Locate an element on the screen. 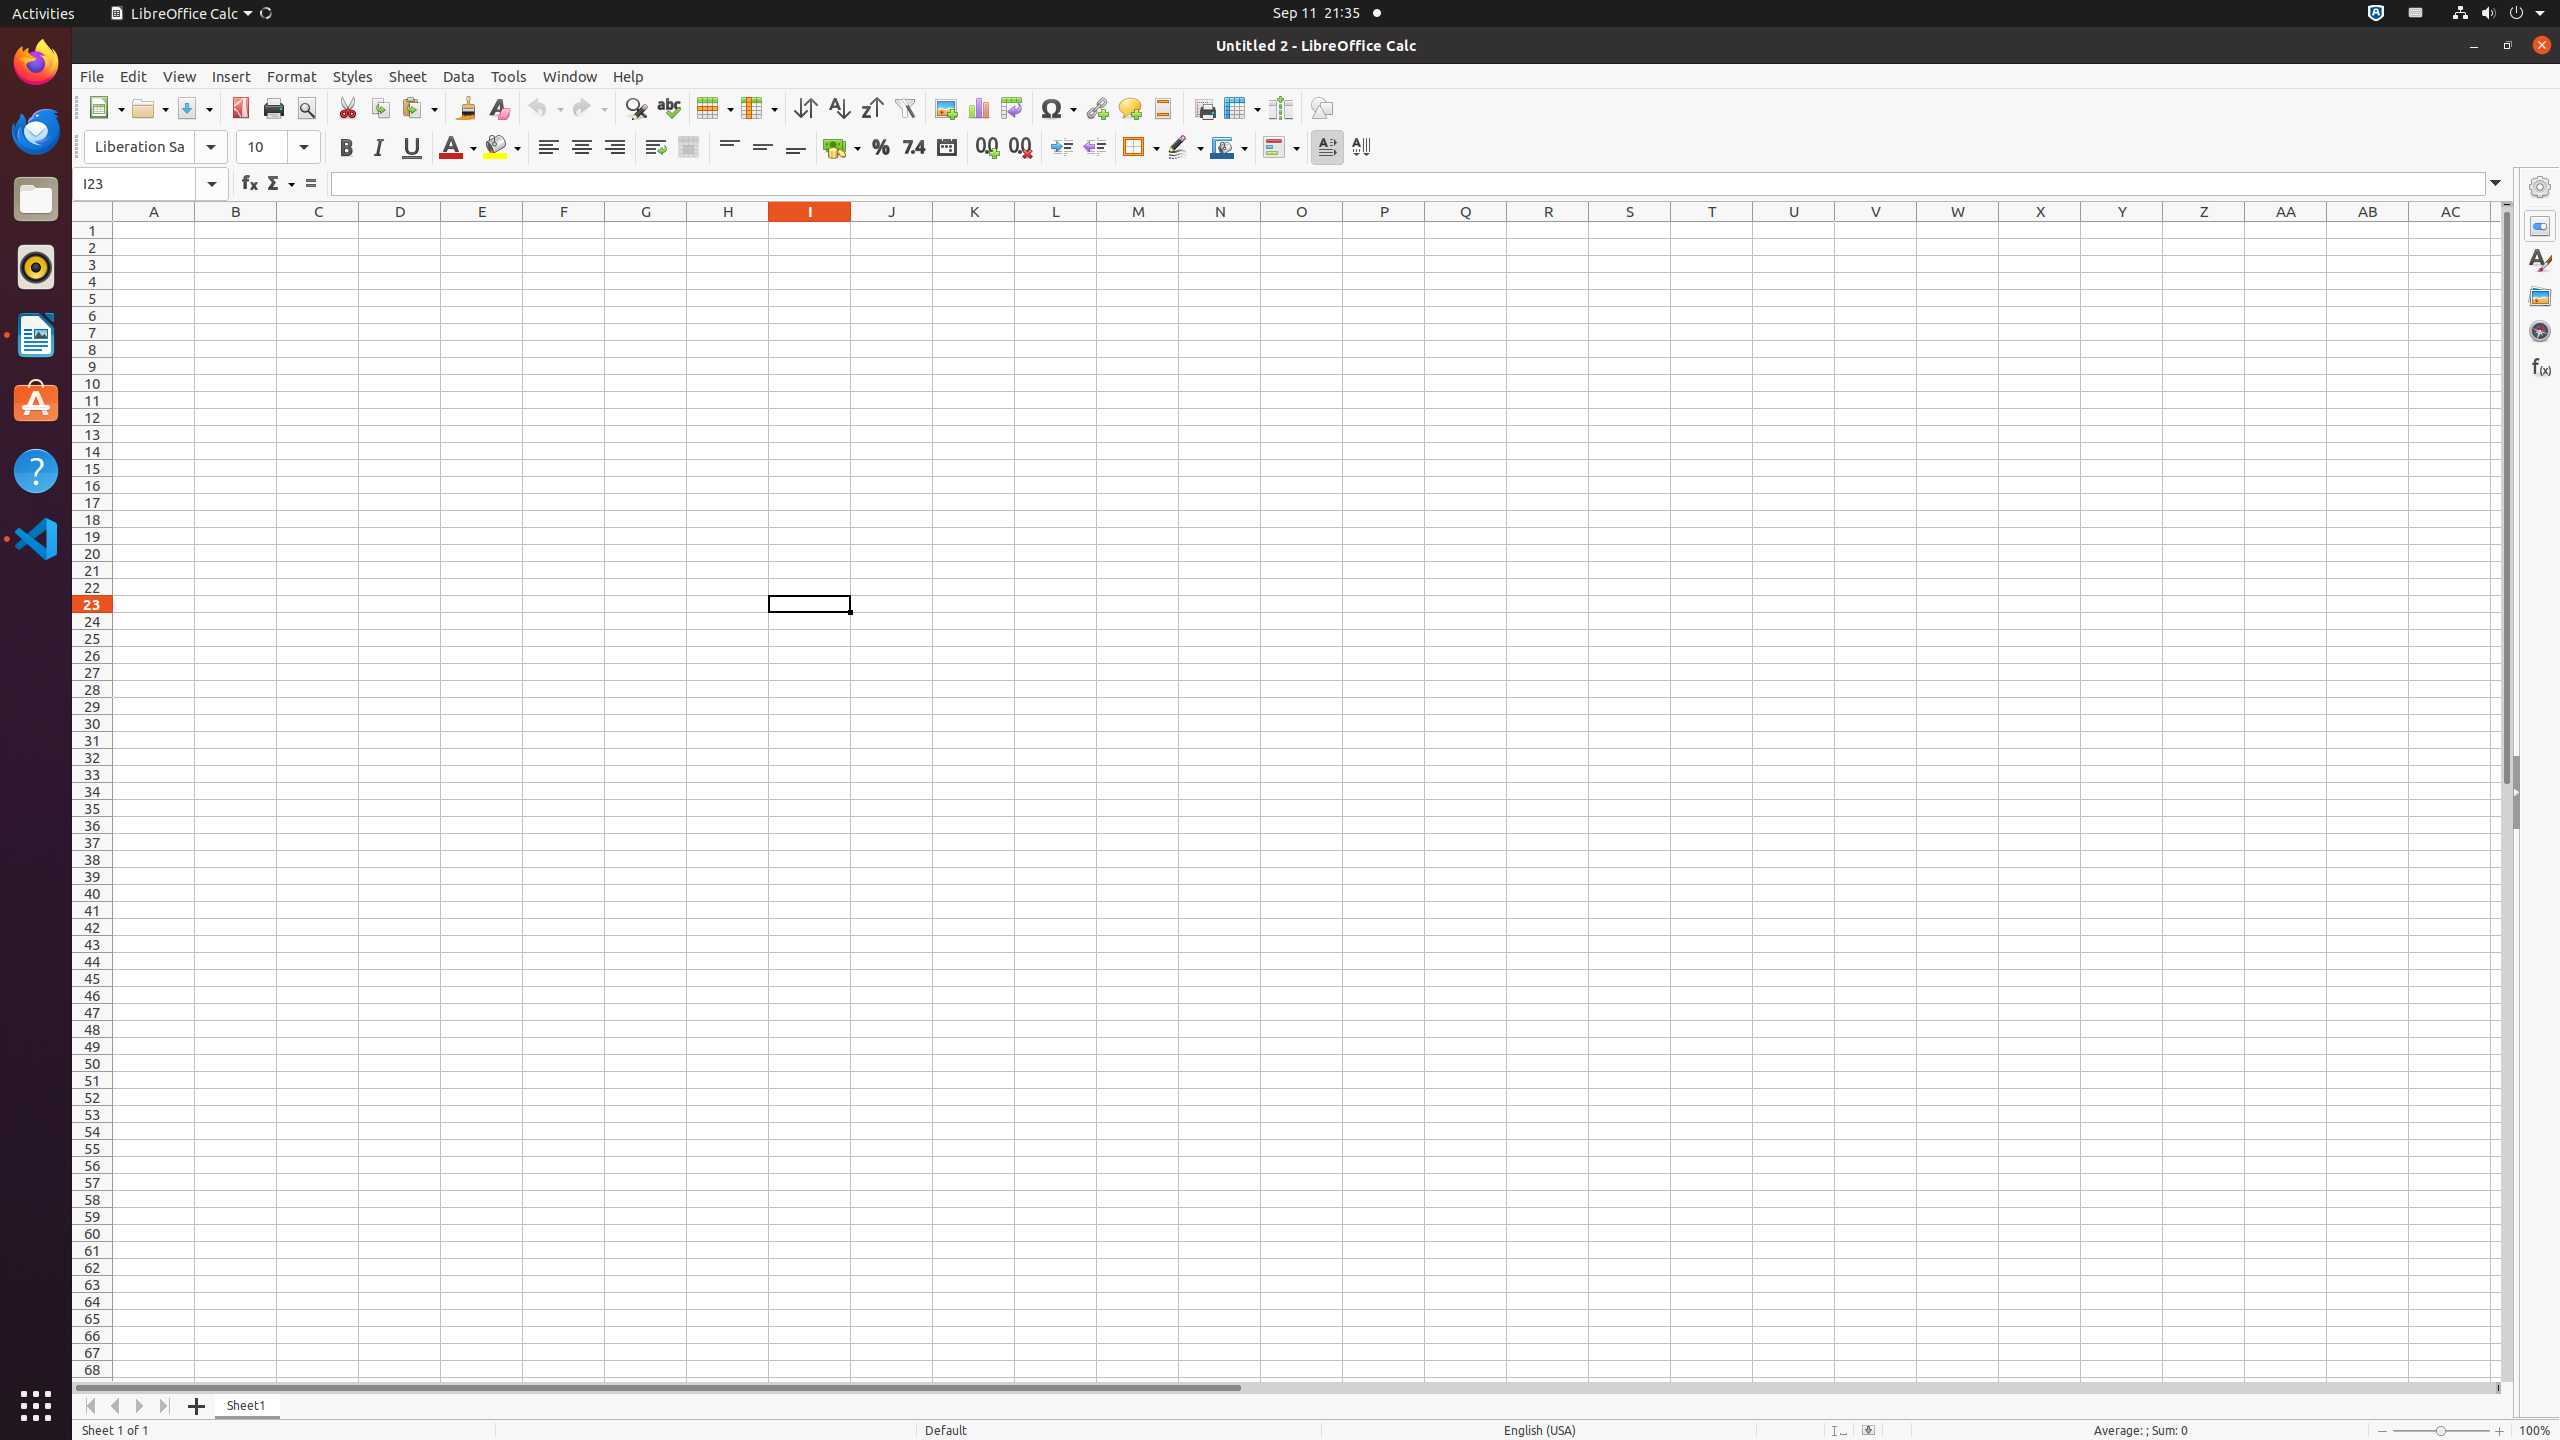 The image size is (2560, 1440). 'AB1' is located at coordinates (2368, 229).